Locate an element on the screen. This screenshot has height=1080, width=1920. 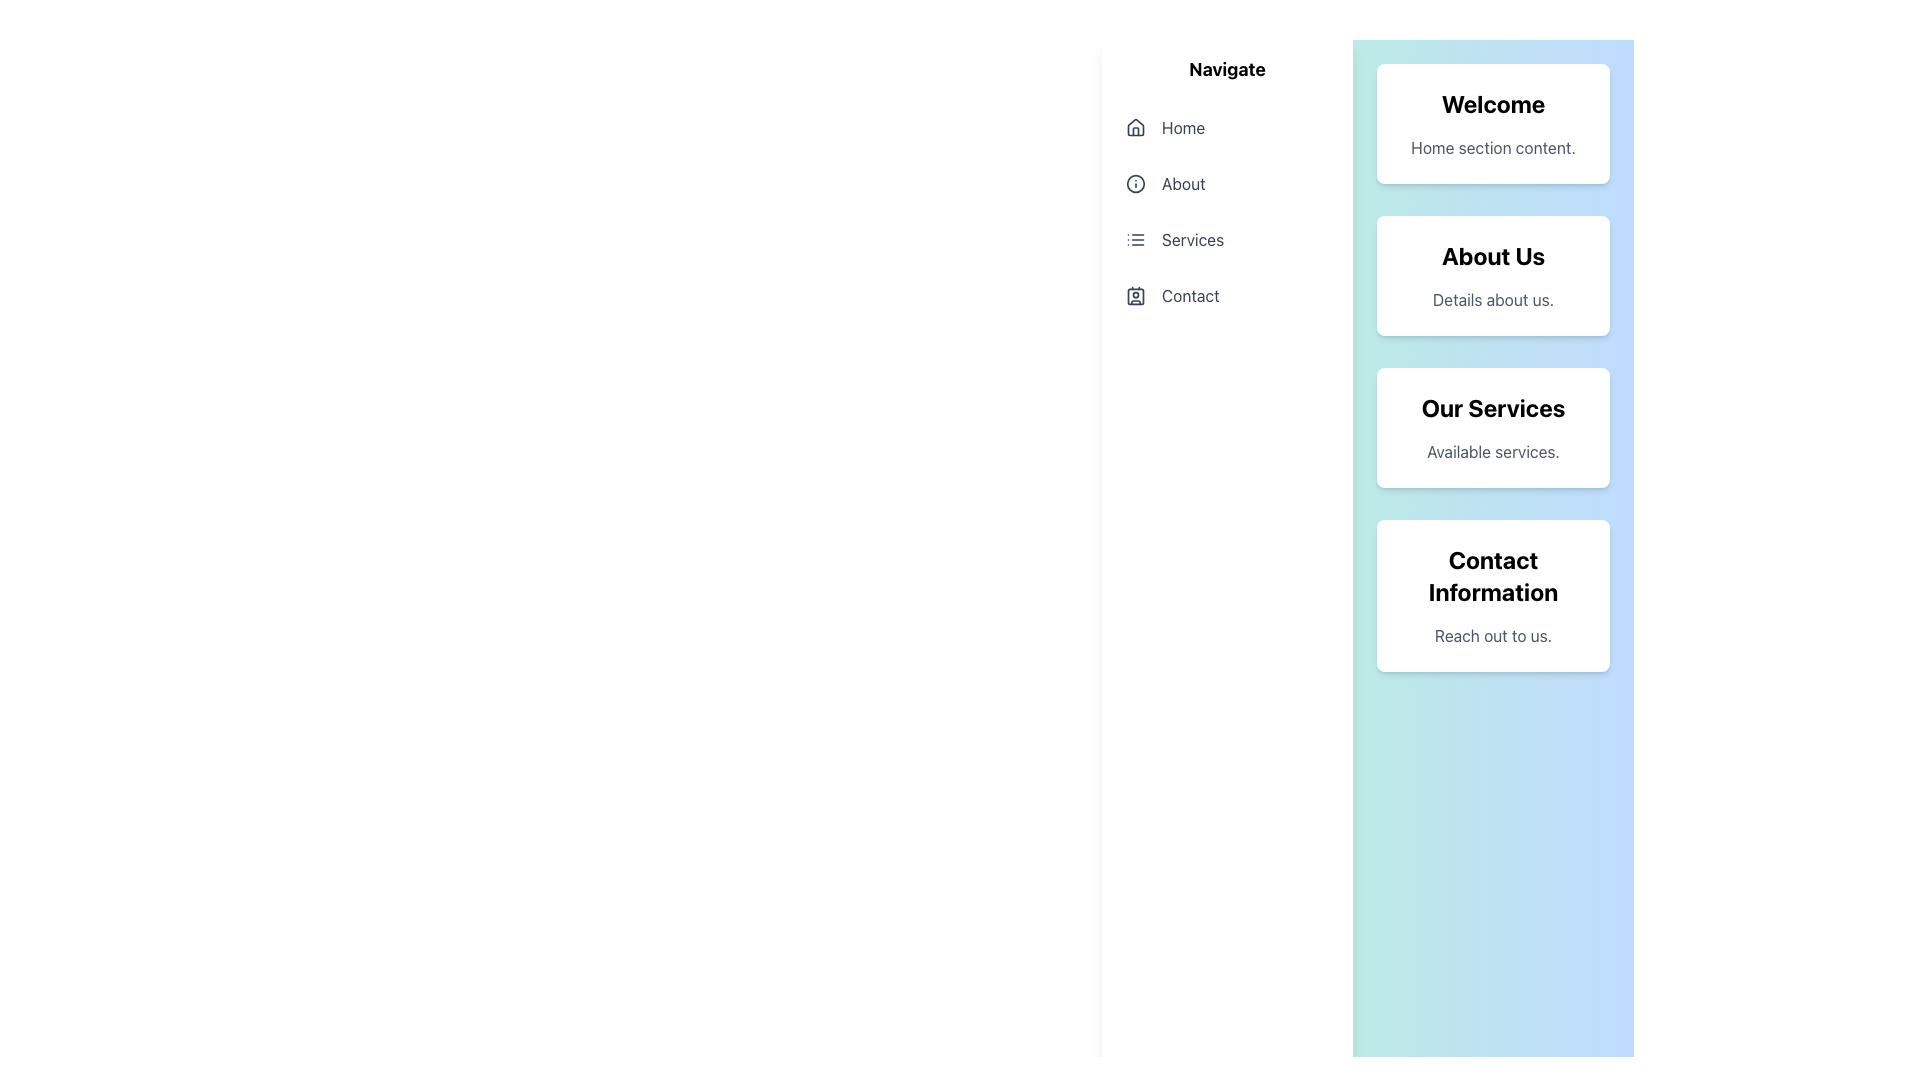
the bold 'Welcome' text element that is prominently displayed at the top of the 'Home' section is located at coordinates (1493, 104).